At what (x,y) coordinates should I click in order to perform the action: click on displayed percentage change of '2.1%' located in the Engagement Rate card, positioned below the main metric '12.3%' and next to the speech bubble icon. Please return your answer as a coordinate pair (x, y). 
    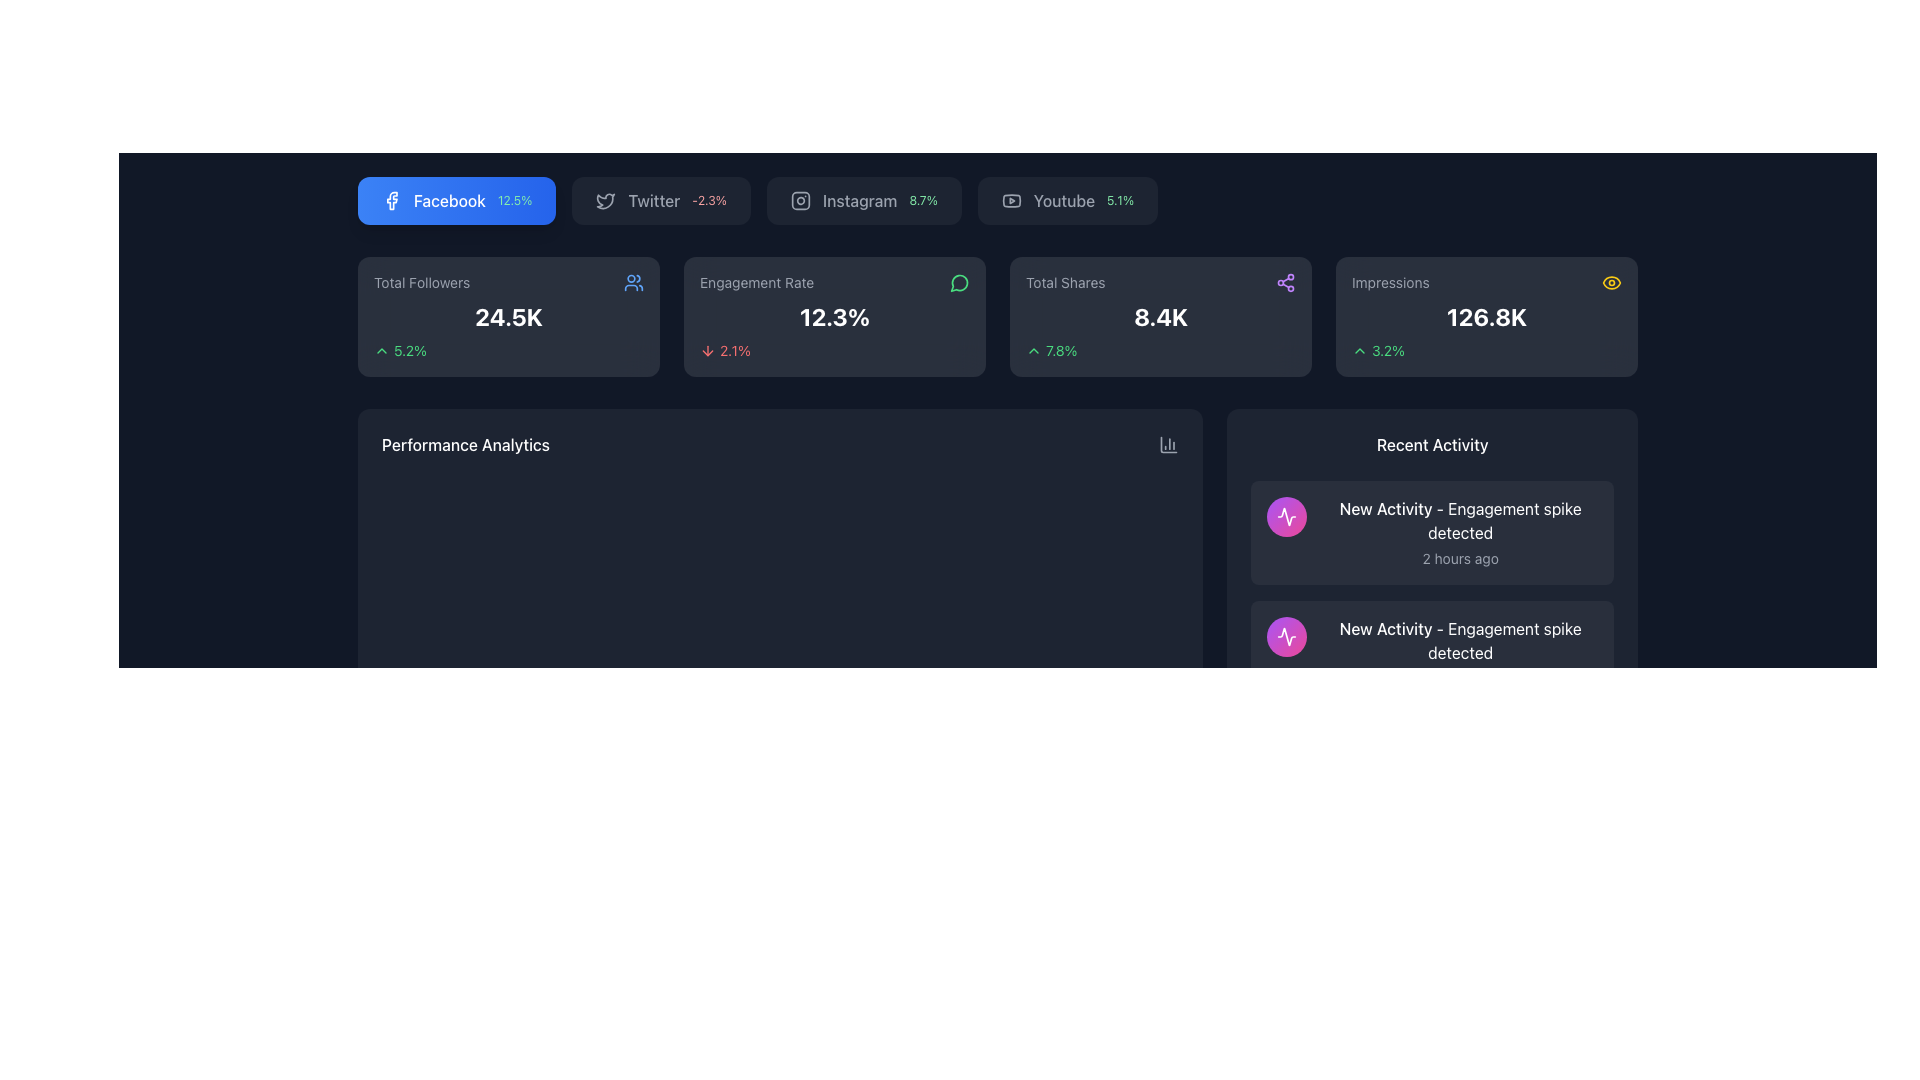
    Looking at the image, I should click on (734, 350).